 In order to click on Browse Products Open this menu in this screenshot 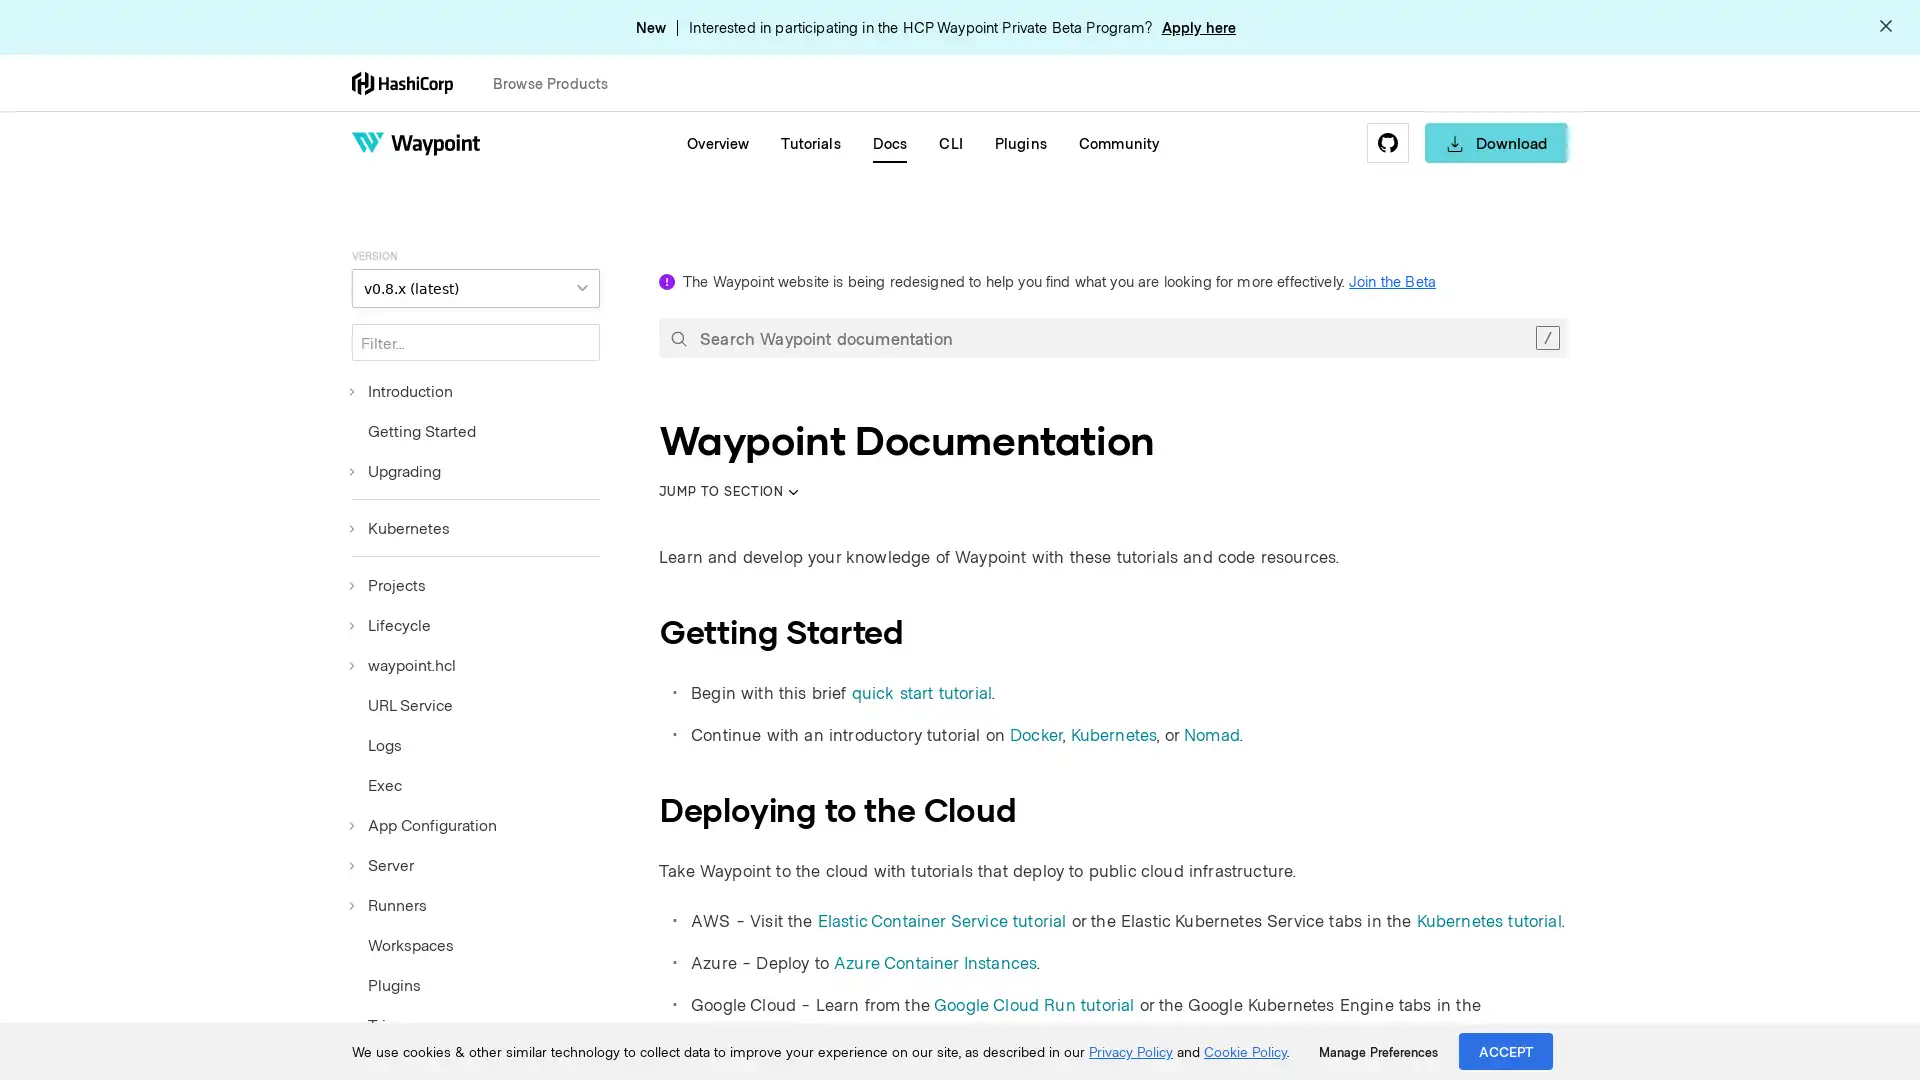, I will do `click(559, 82)`.